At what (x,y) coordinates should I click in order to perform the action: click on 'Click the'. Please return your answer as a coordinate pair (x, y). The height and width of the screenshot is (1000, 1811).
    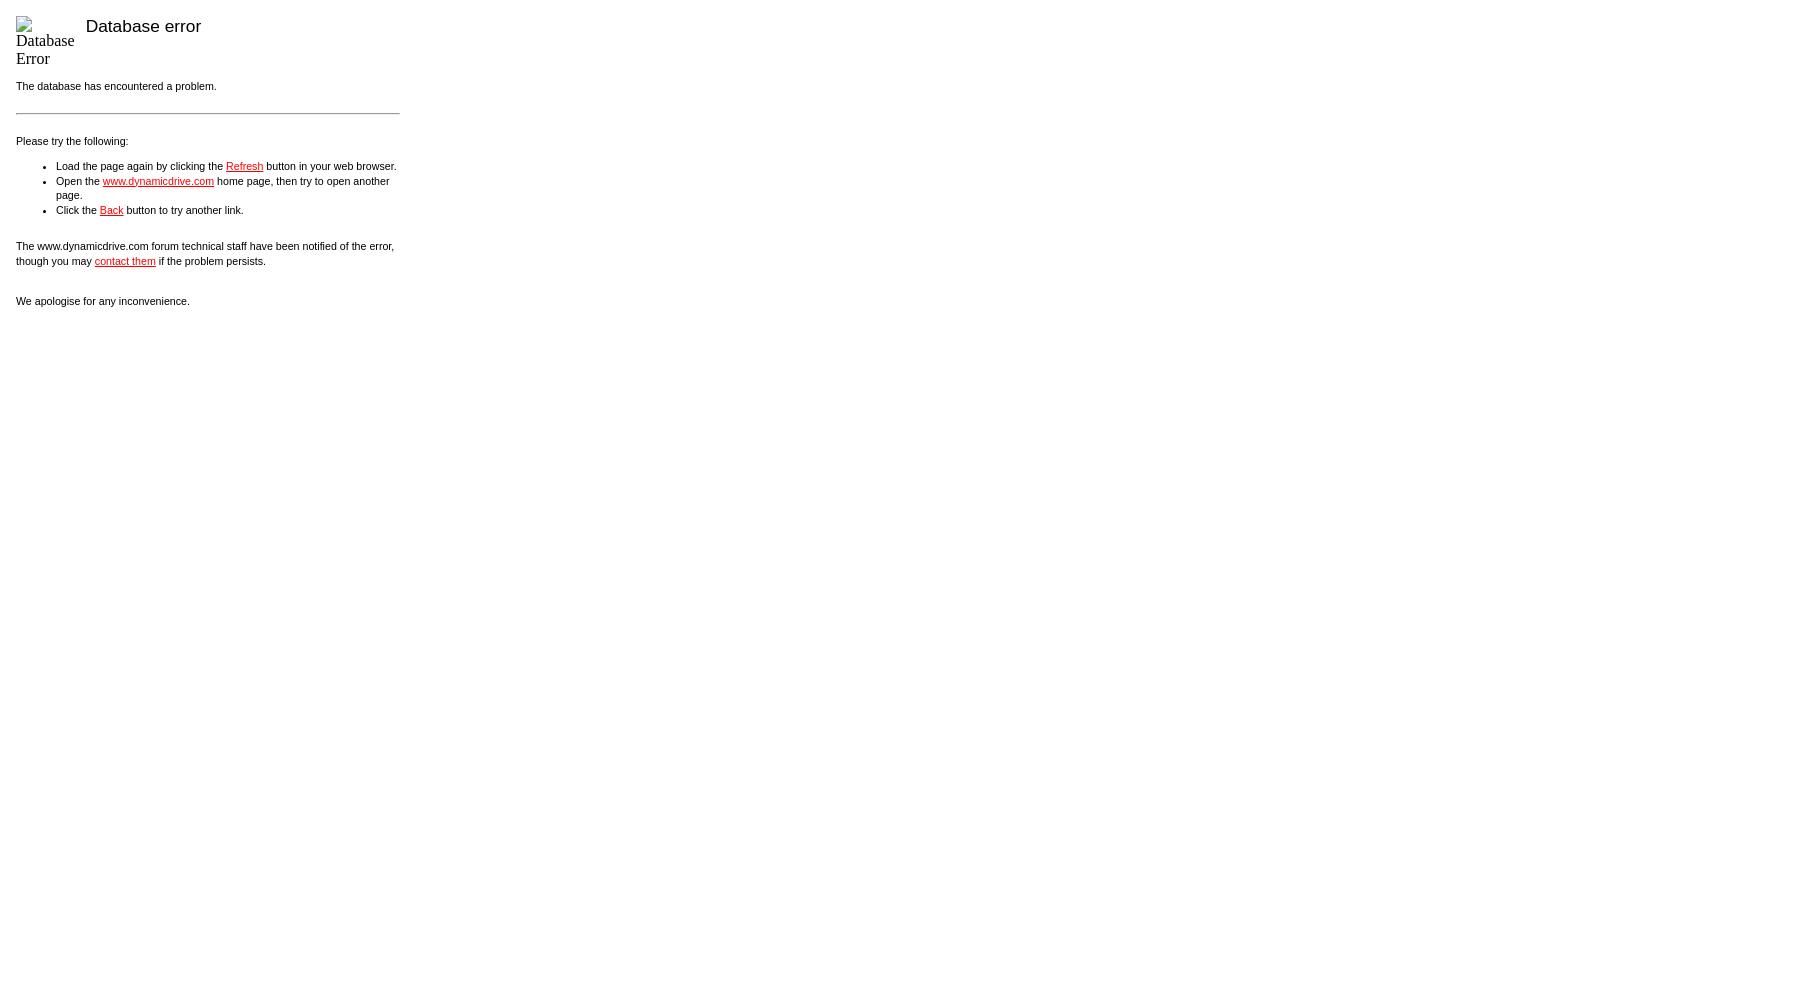
    Looking at the image, I should click on (55, 208).